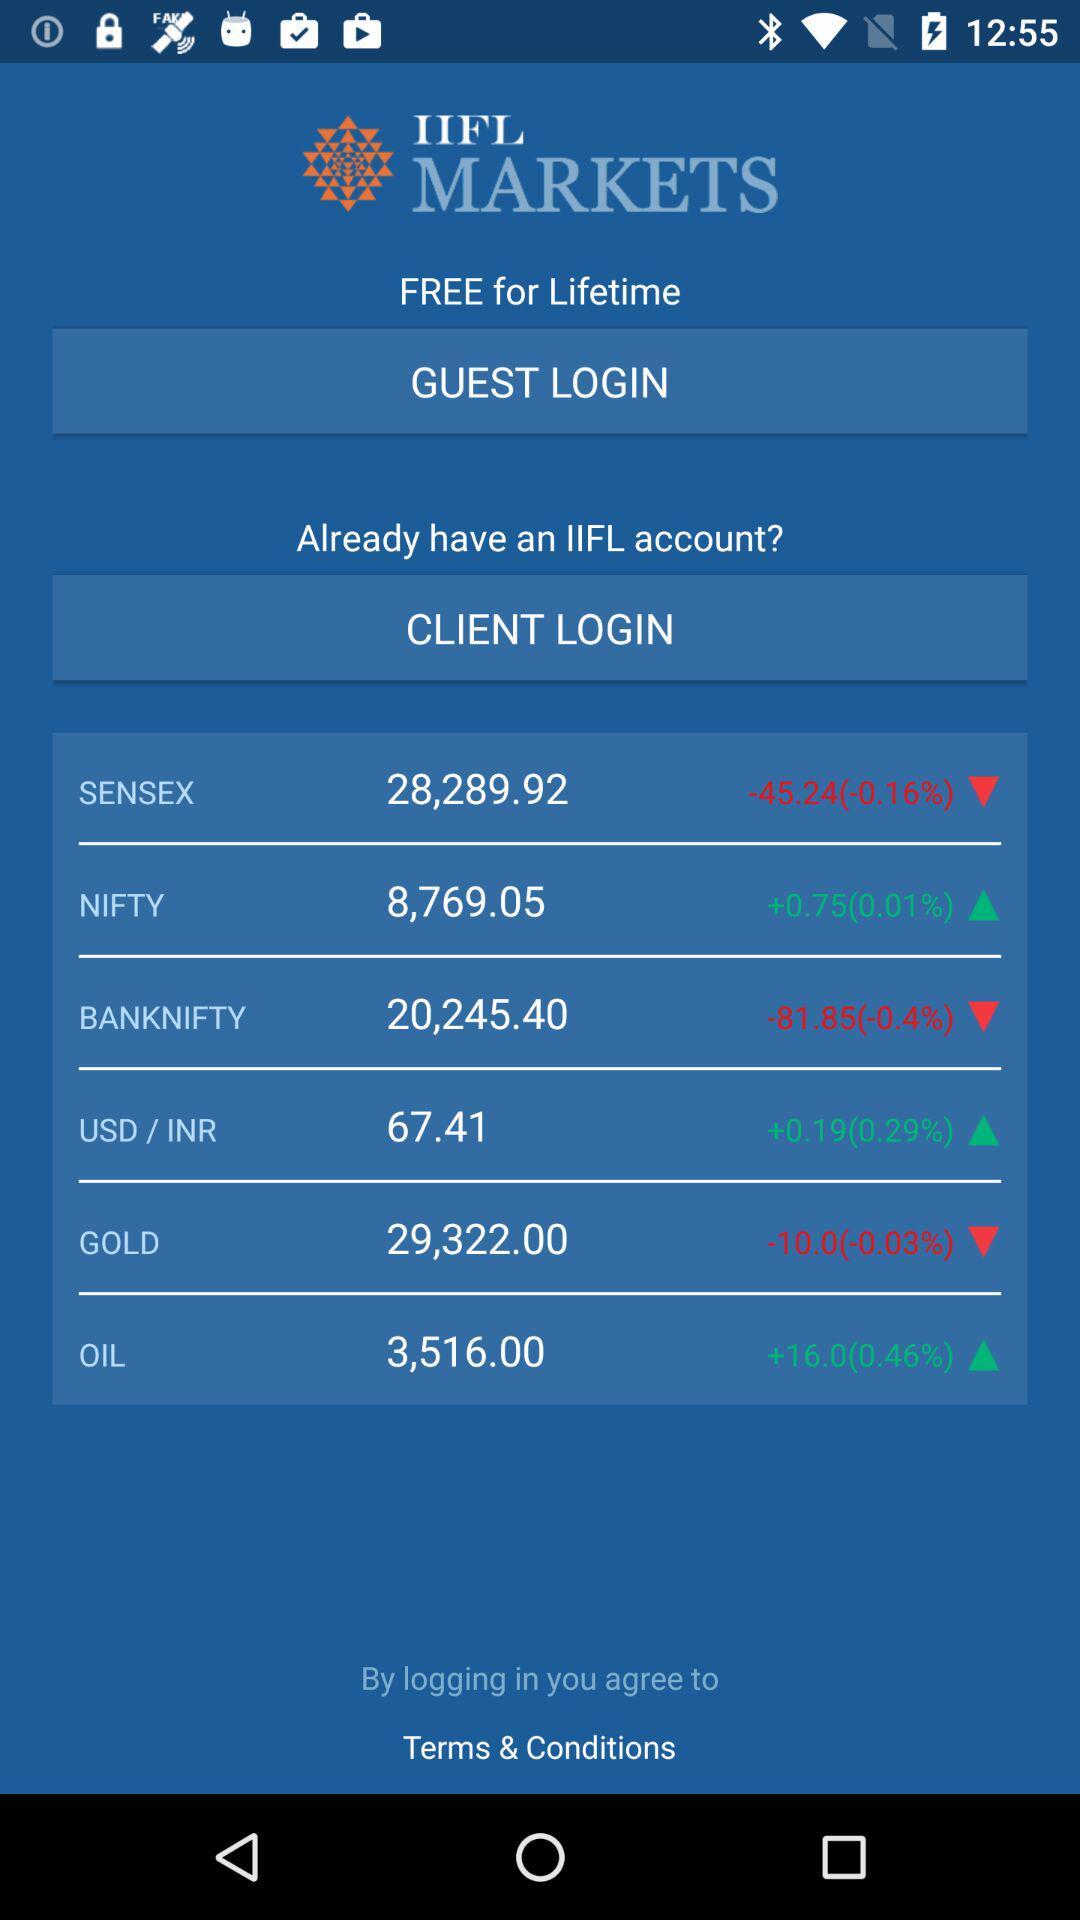 This screenshot has height=1920, width=1080. What do you see at coordinates (231, 1240) in the screenshot?
I see `gold` at bounding box center [231, 1240].